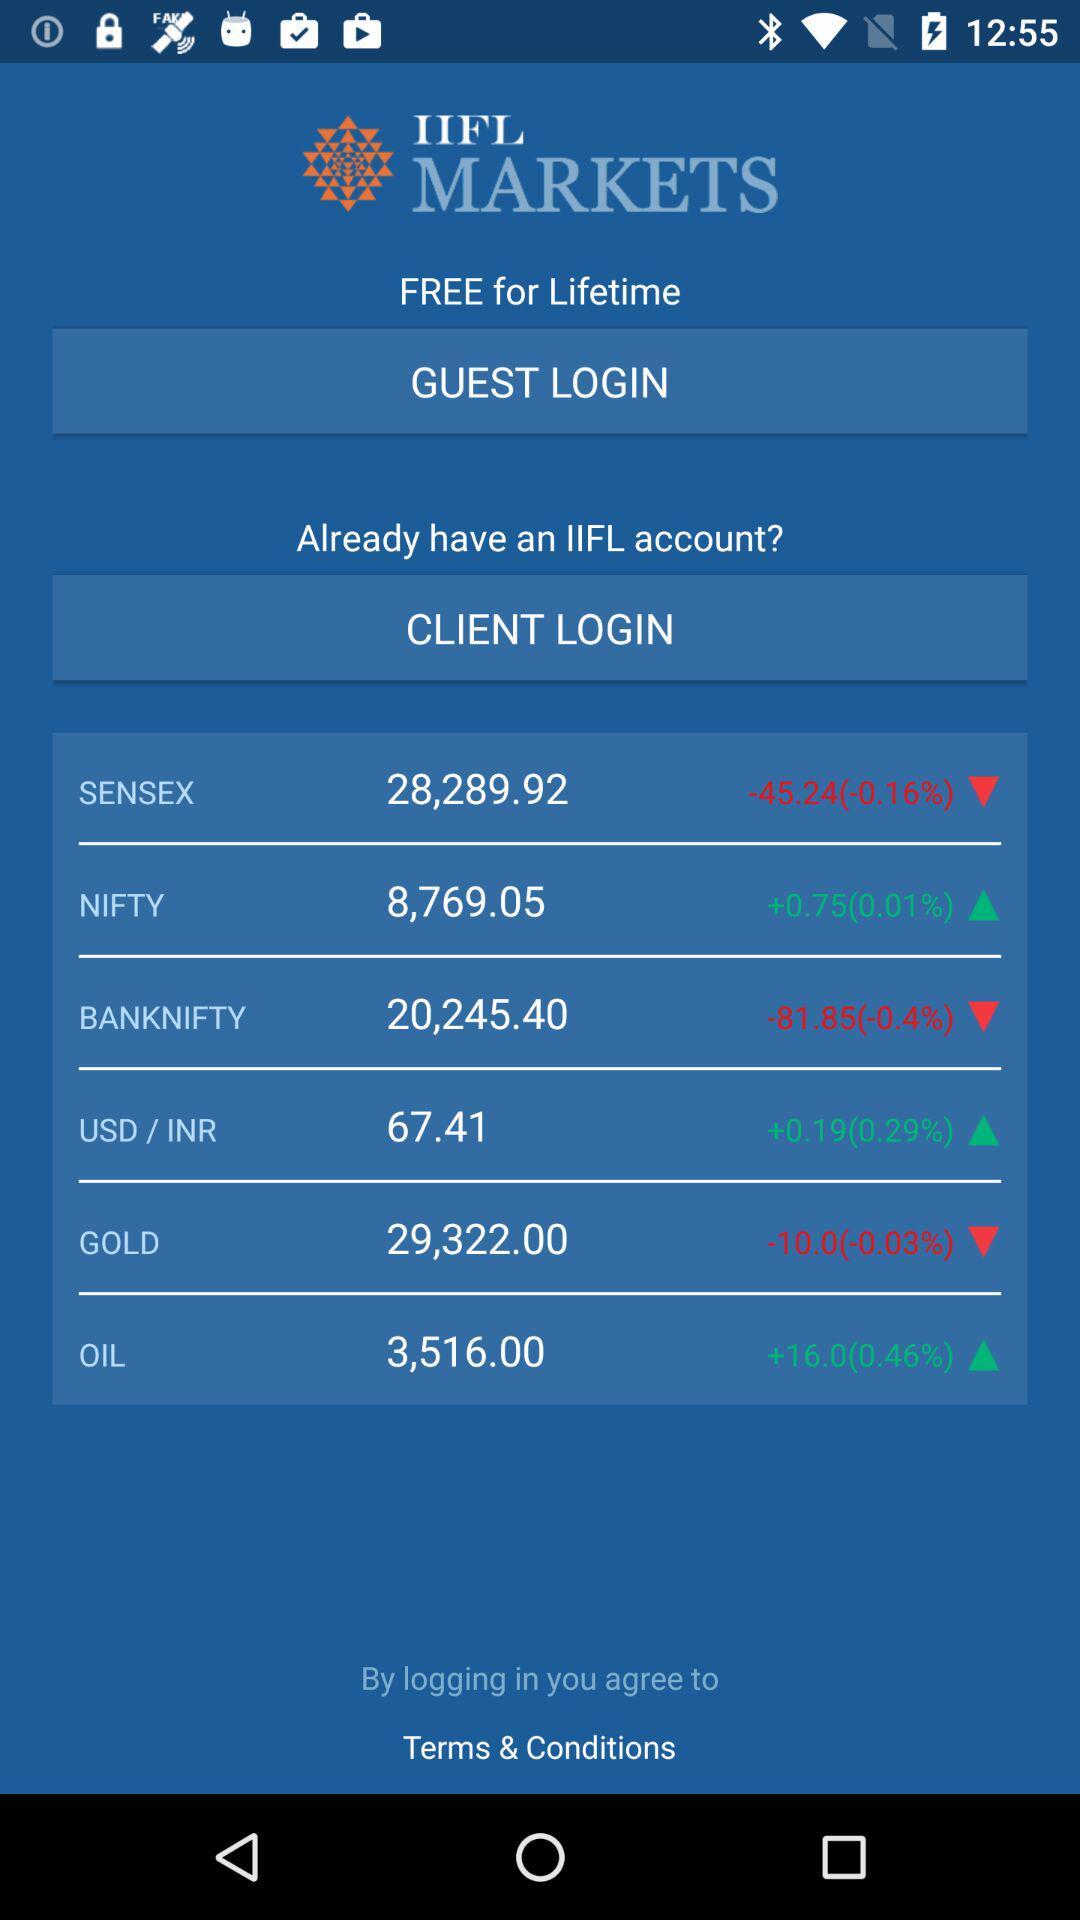 This screenshot has height=1920, width=1080. What do you see at coordinates (231, 1240) in the screenshot?
I see `gold` at bounding box center [231, 1240].